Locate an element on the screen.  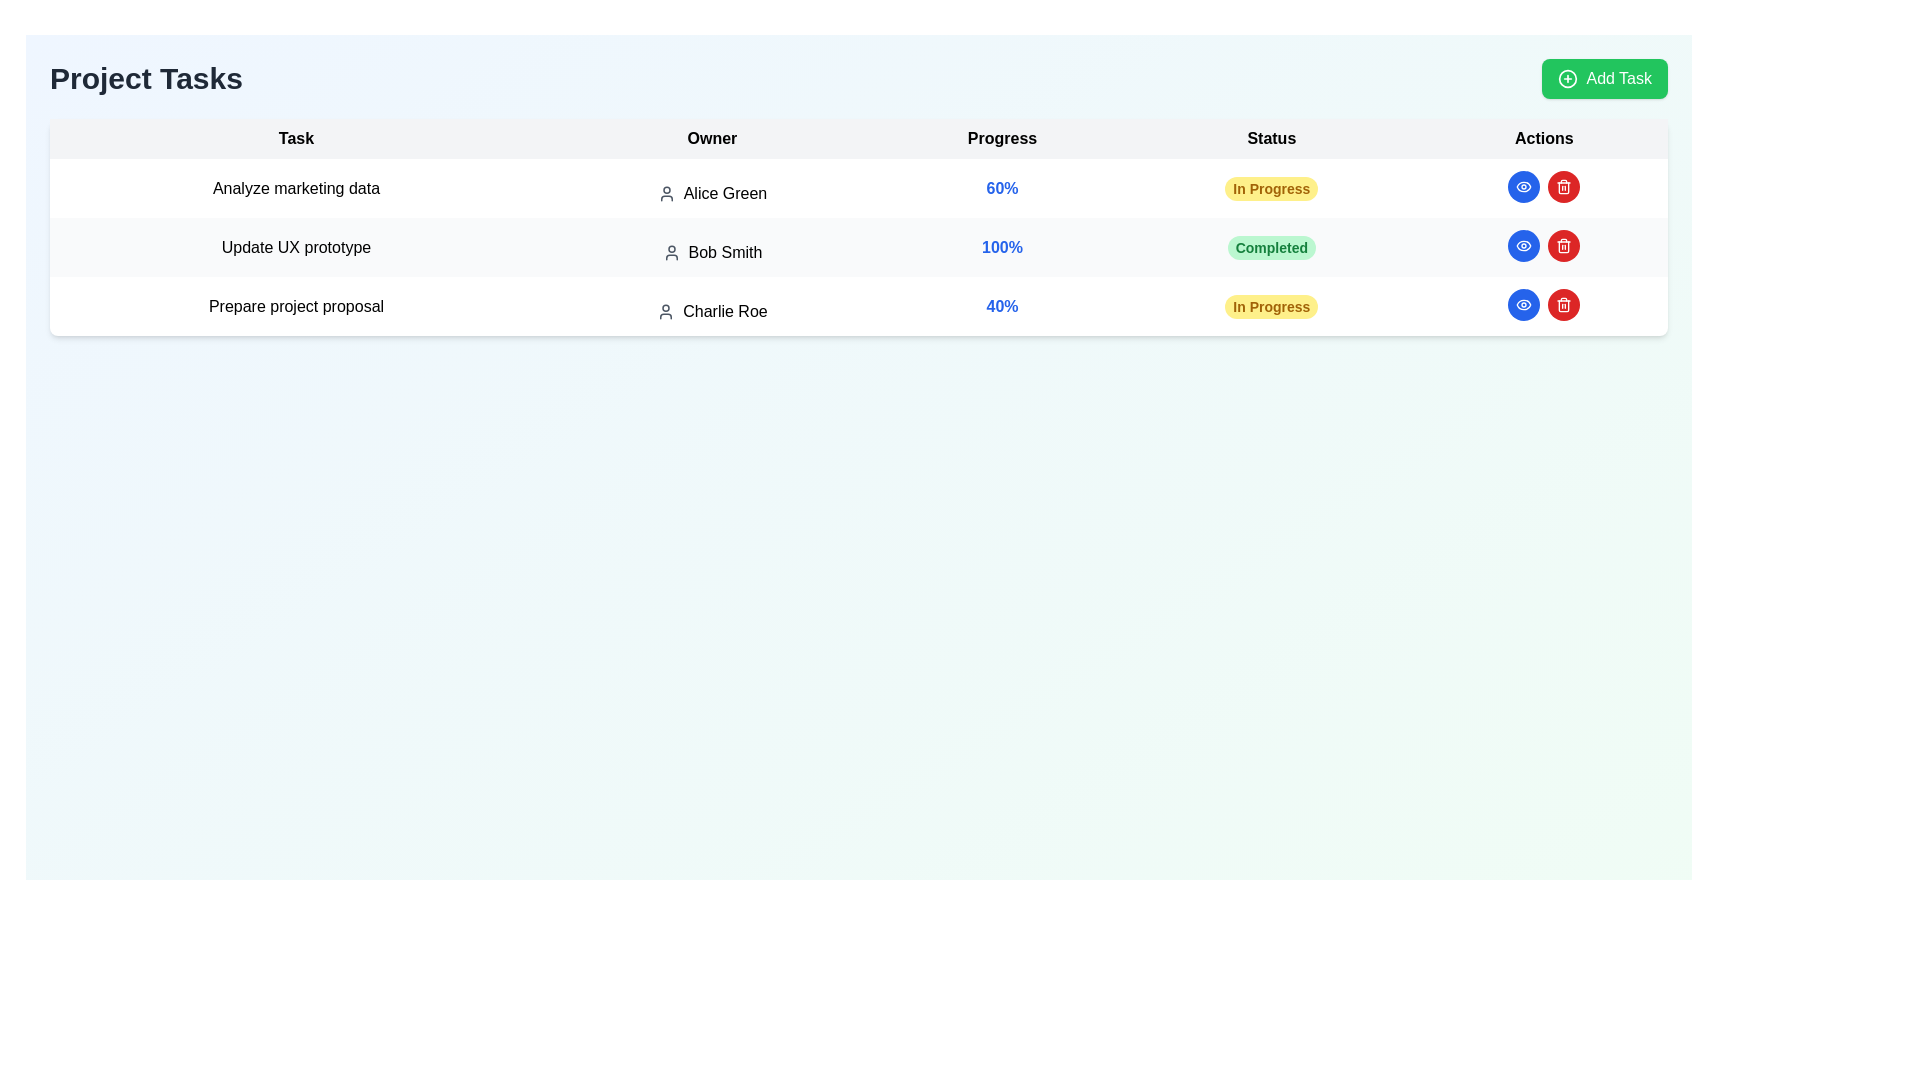
the user silhouette icon located in the 'Owner' column of the first row, which is positioned immediately to the left of the text 'Alice Green' is located at coordinates (666, 193).